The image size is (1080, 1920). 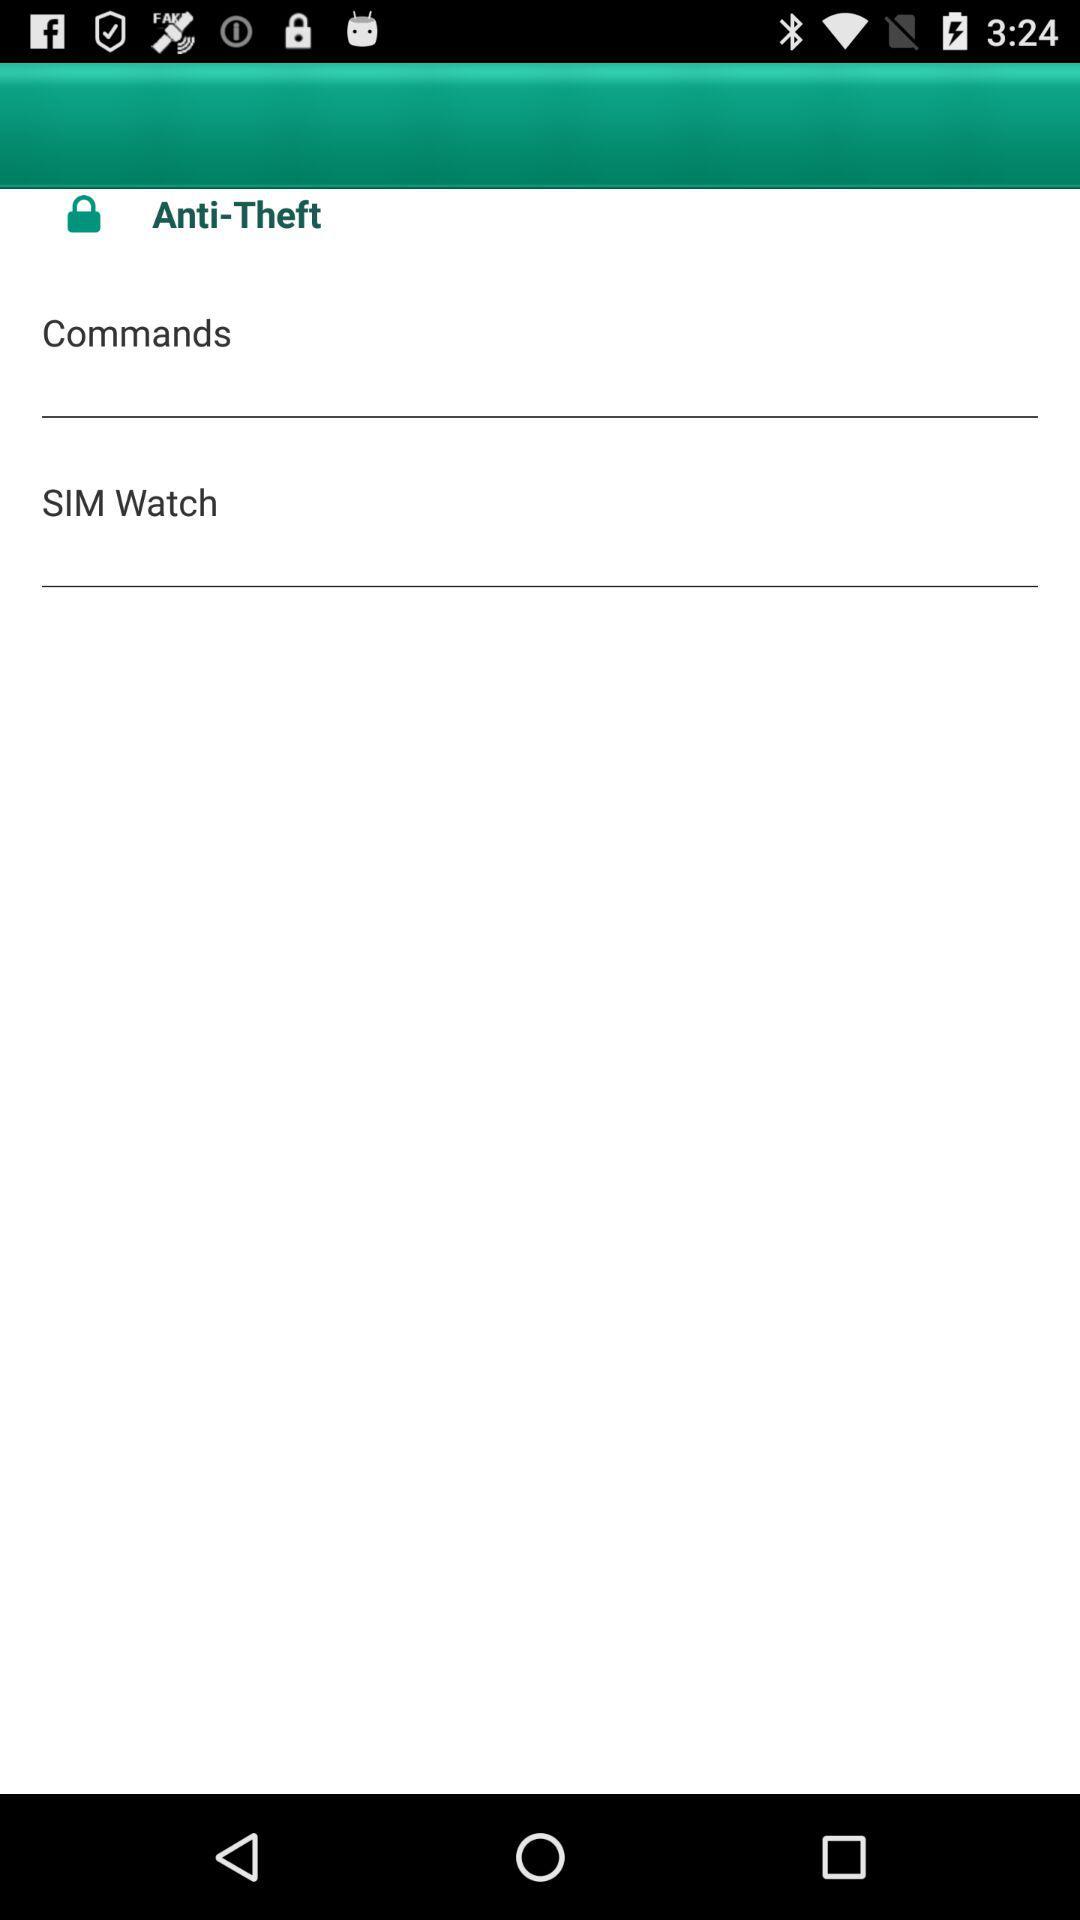 What do you see at coordinates (83, 213) in the screenshot?
I see `the icon above the commands icon` at bounding box center [83, 213].